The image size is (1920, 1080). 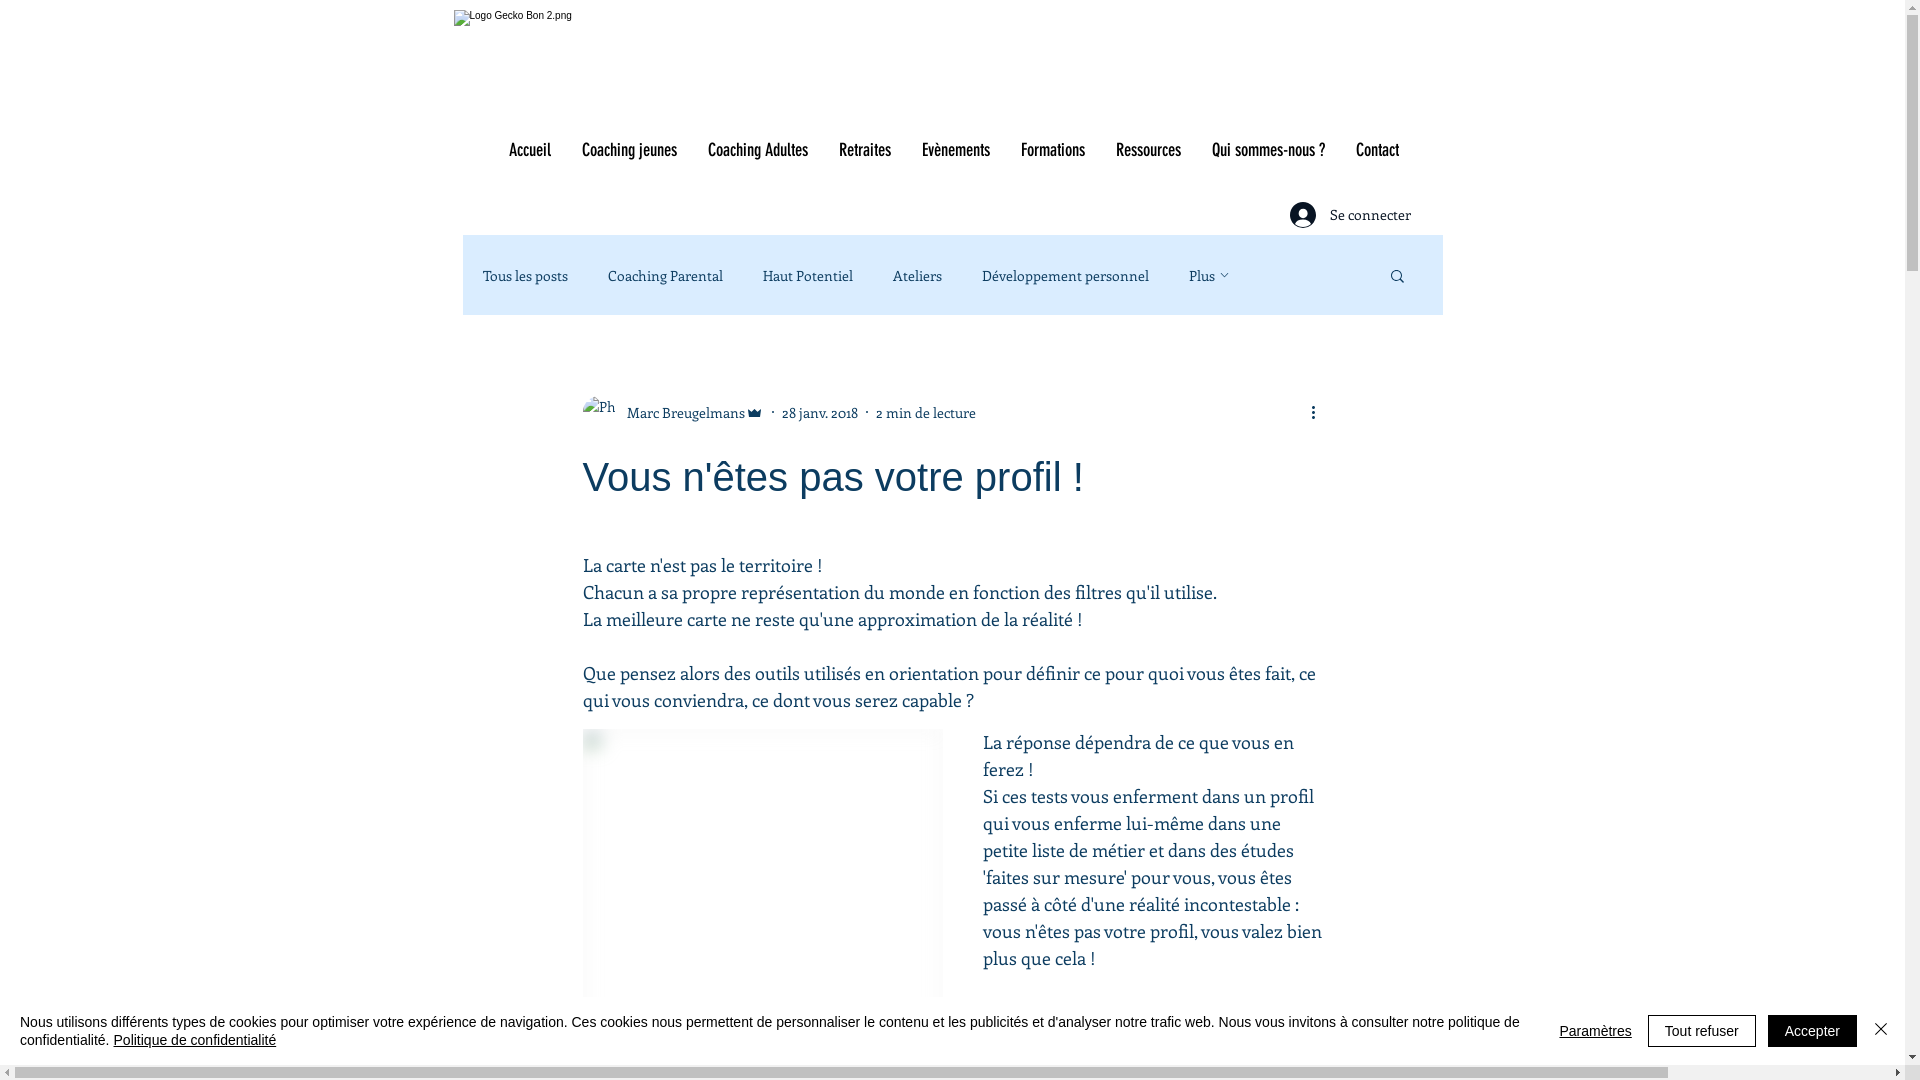 What do you see at coordinates (672, 411) in the screenshot?
I see `'Marc Breugelmans'` at bounding box center [672, 411].